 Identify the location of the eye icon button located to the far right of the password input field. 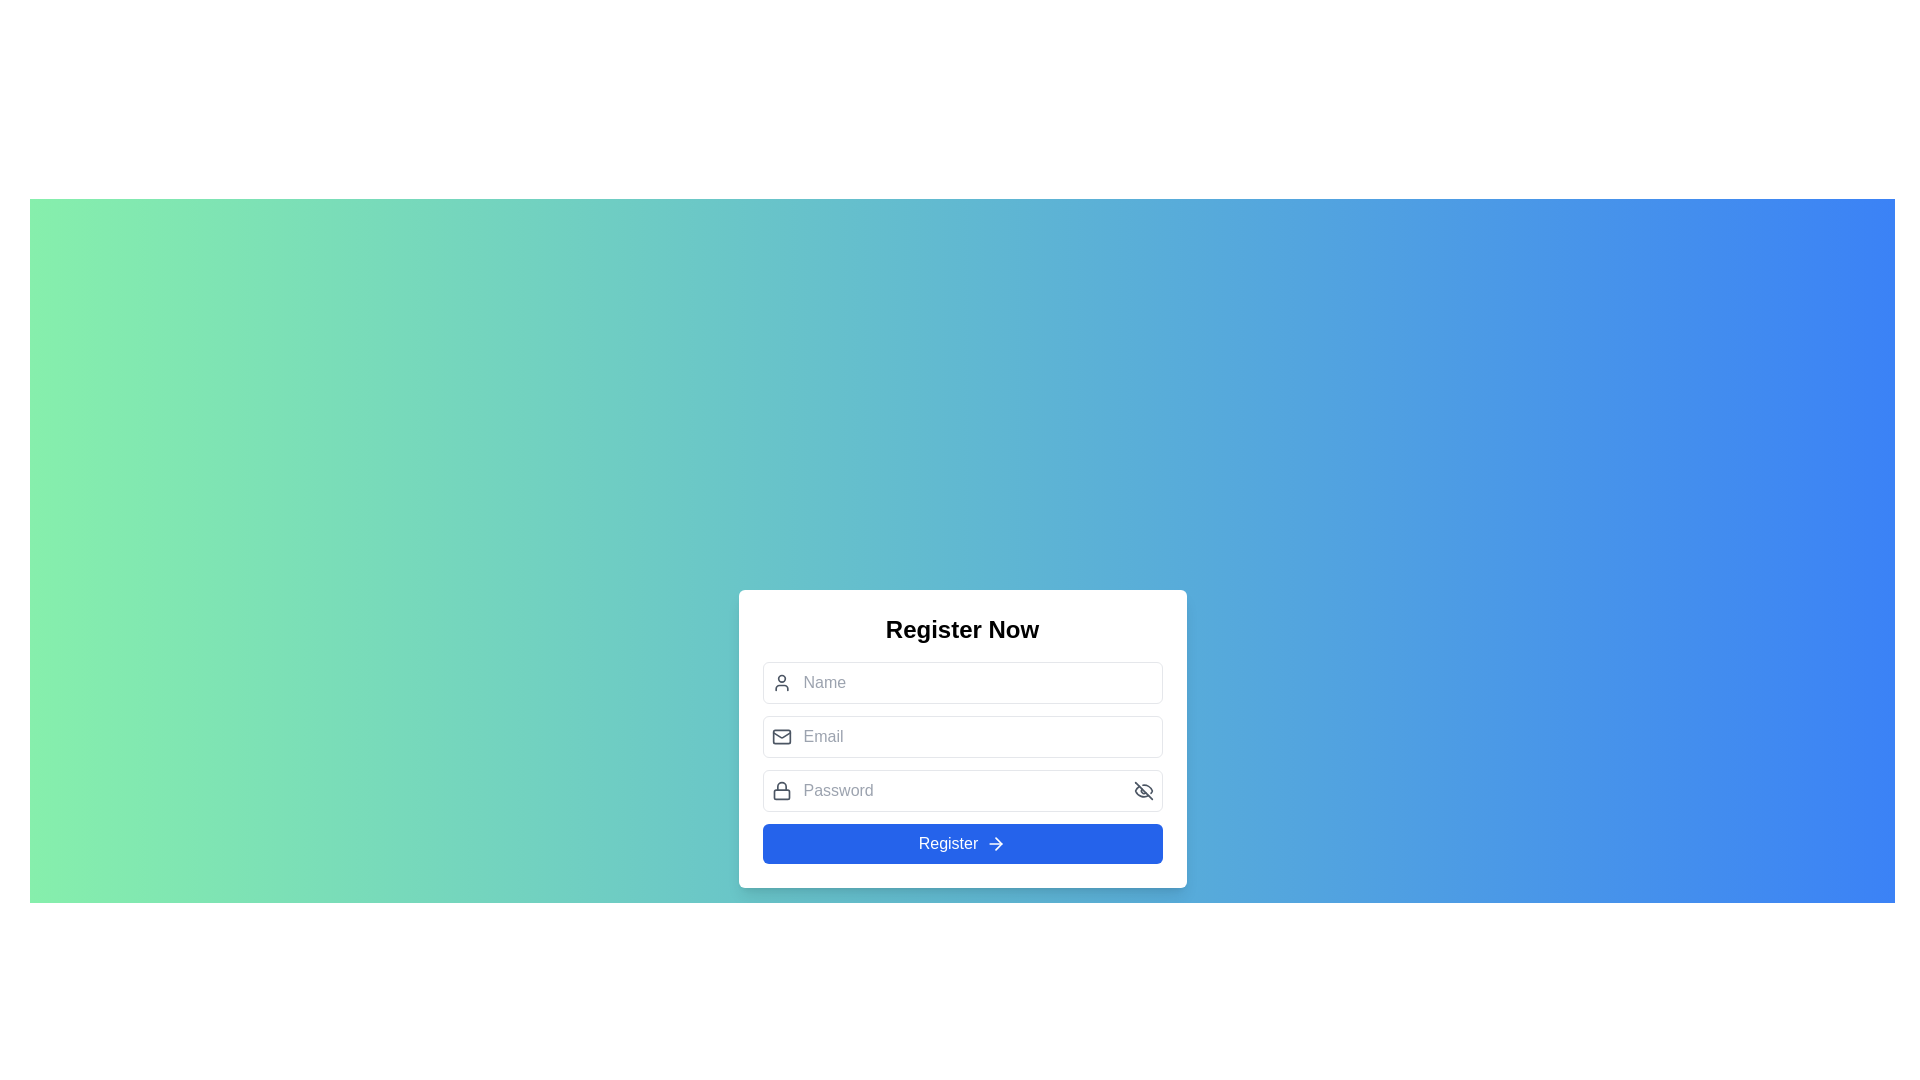
(1143, 789).